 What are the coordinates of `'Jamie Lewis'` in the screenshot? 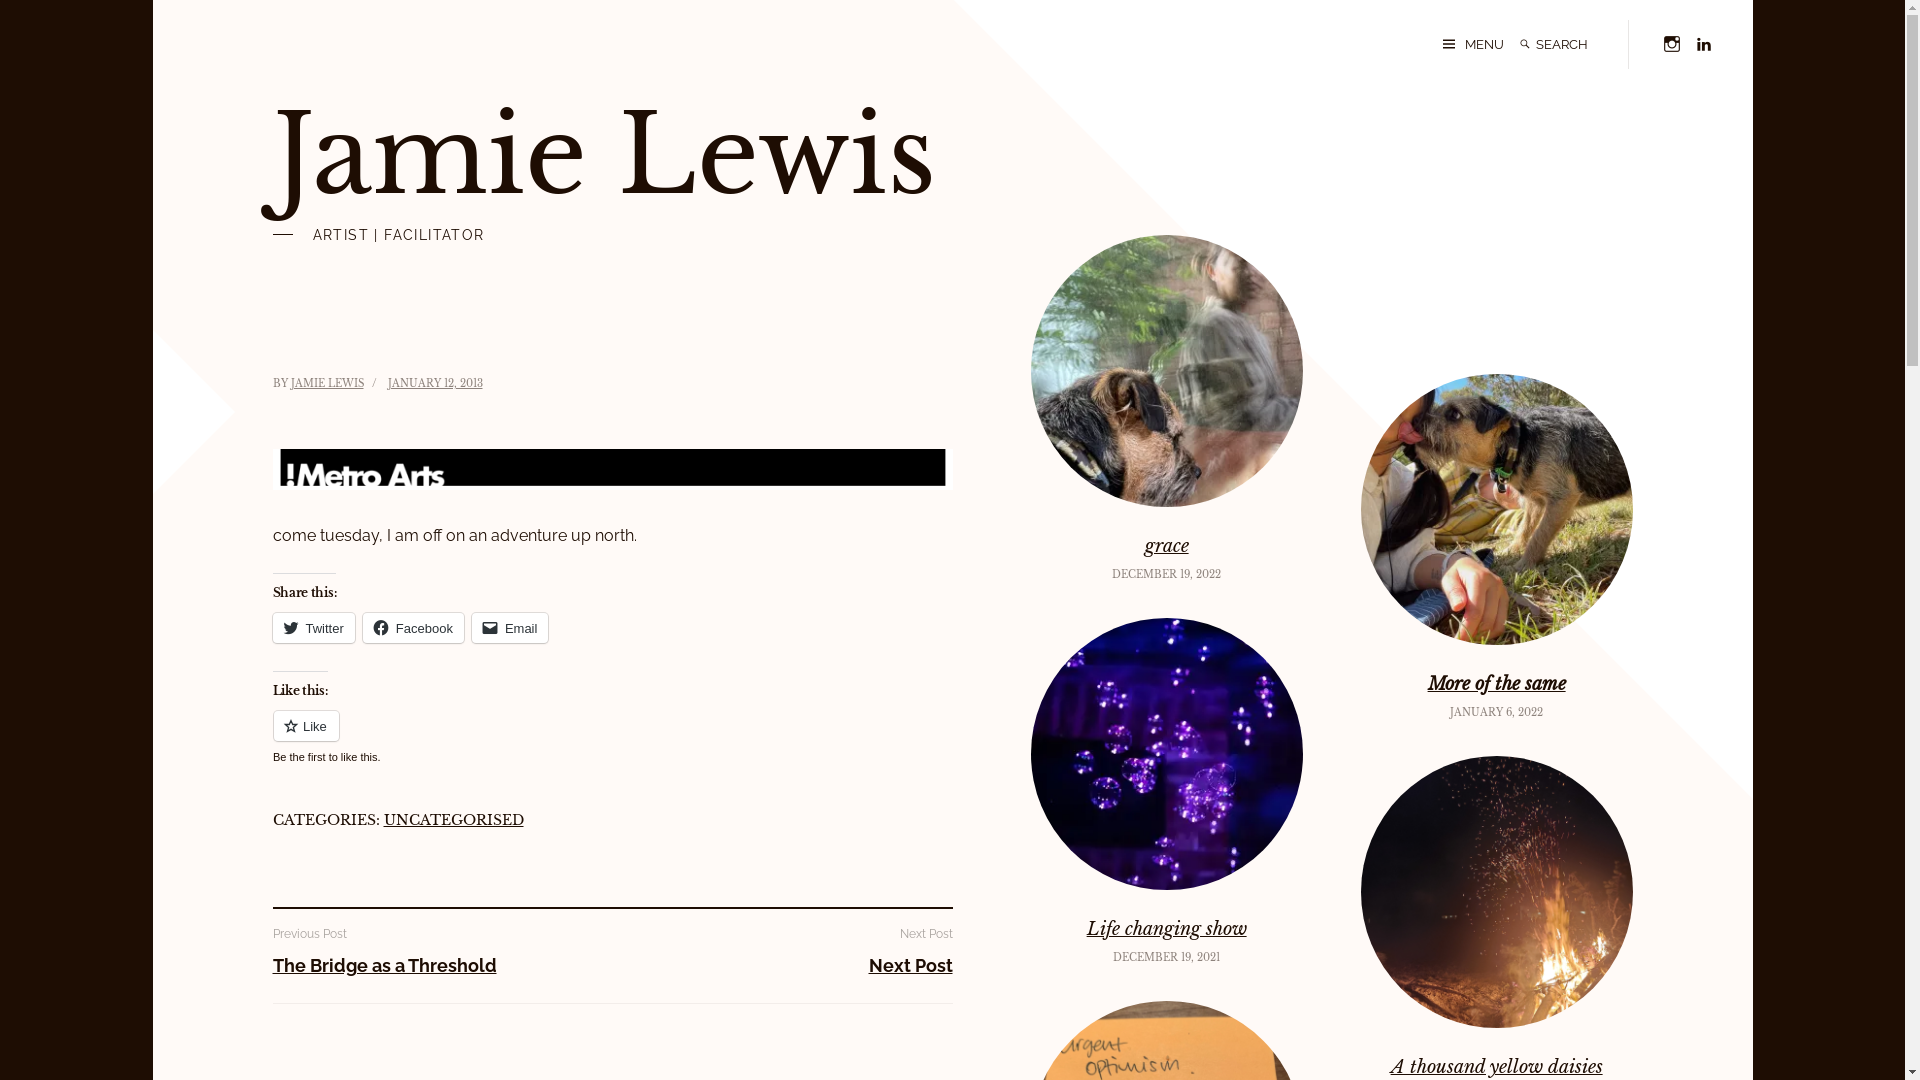 It's located at (602, 153).